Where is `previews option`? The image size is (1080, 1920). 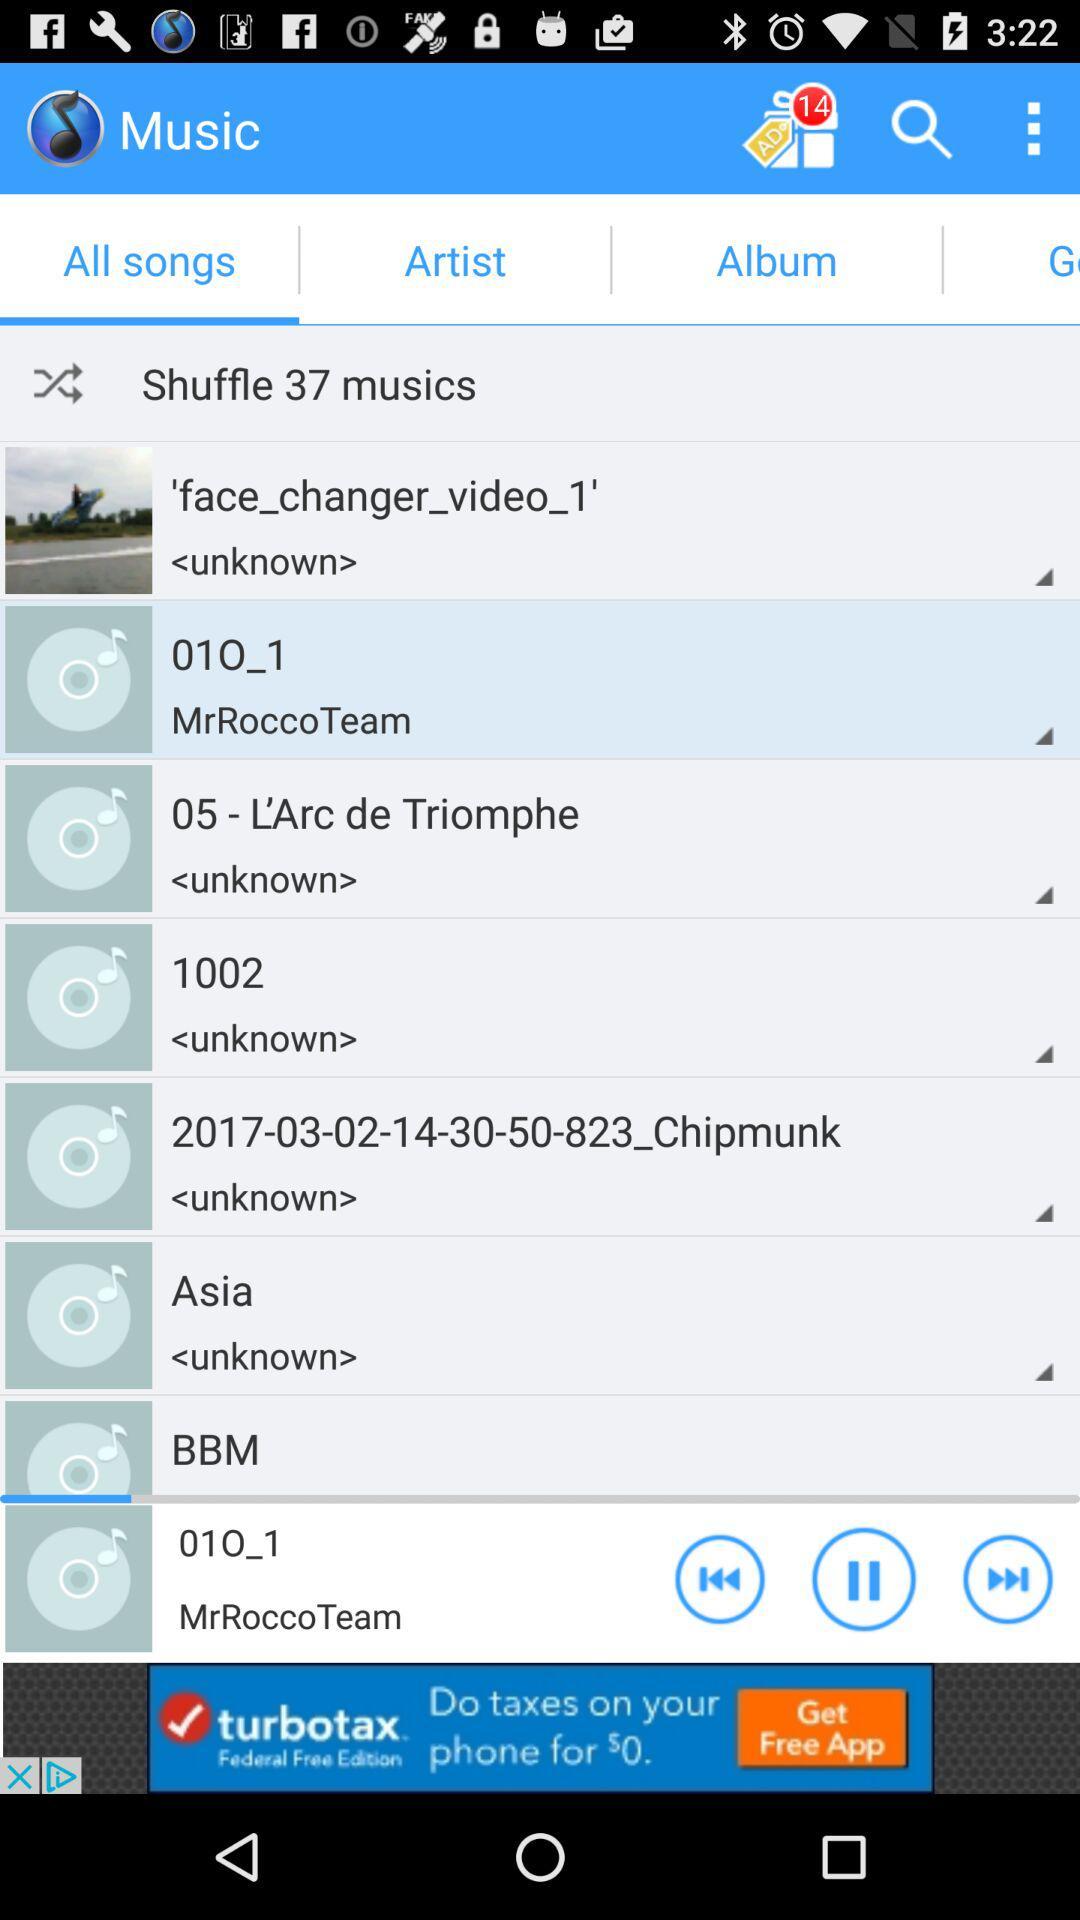
previews option is located at coordinates (720, 1577).